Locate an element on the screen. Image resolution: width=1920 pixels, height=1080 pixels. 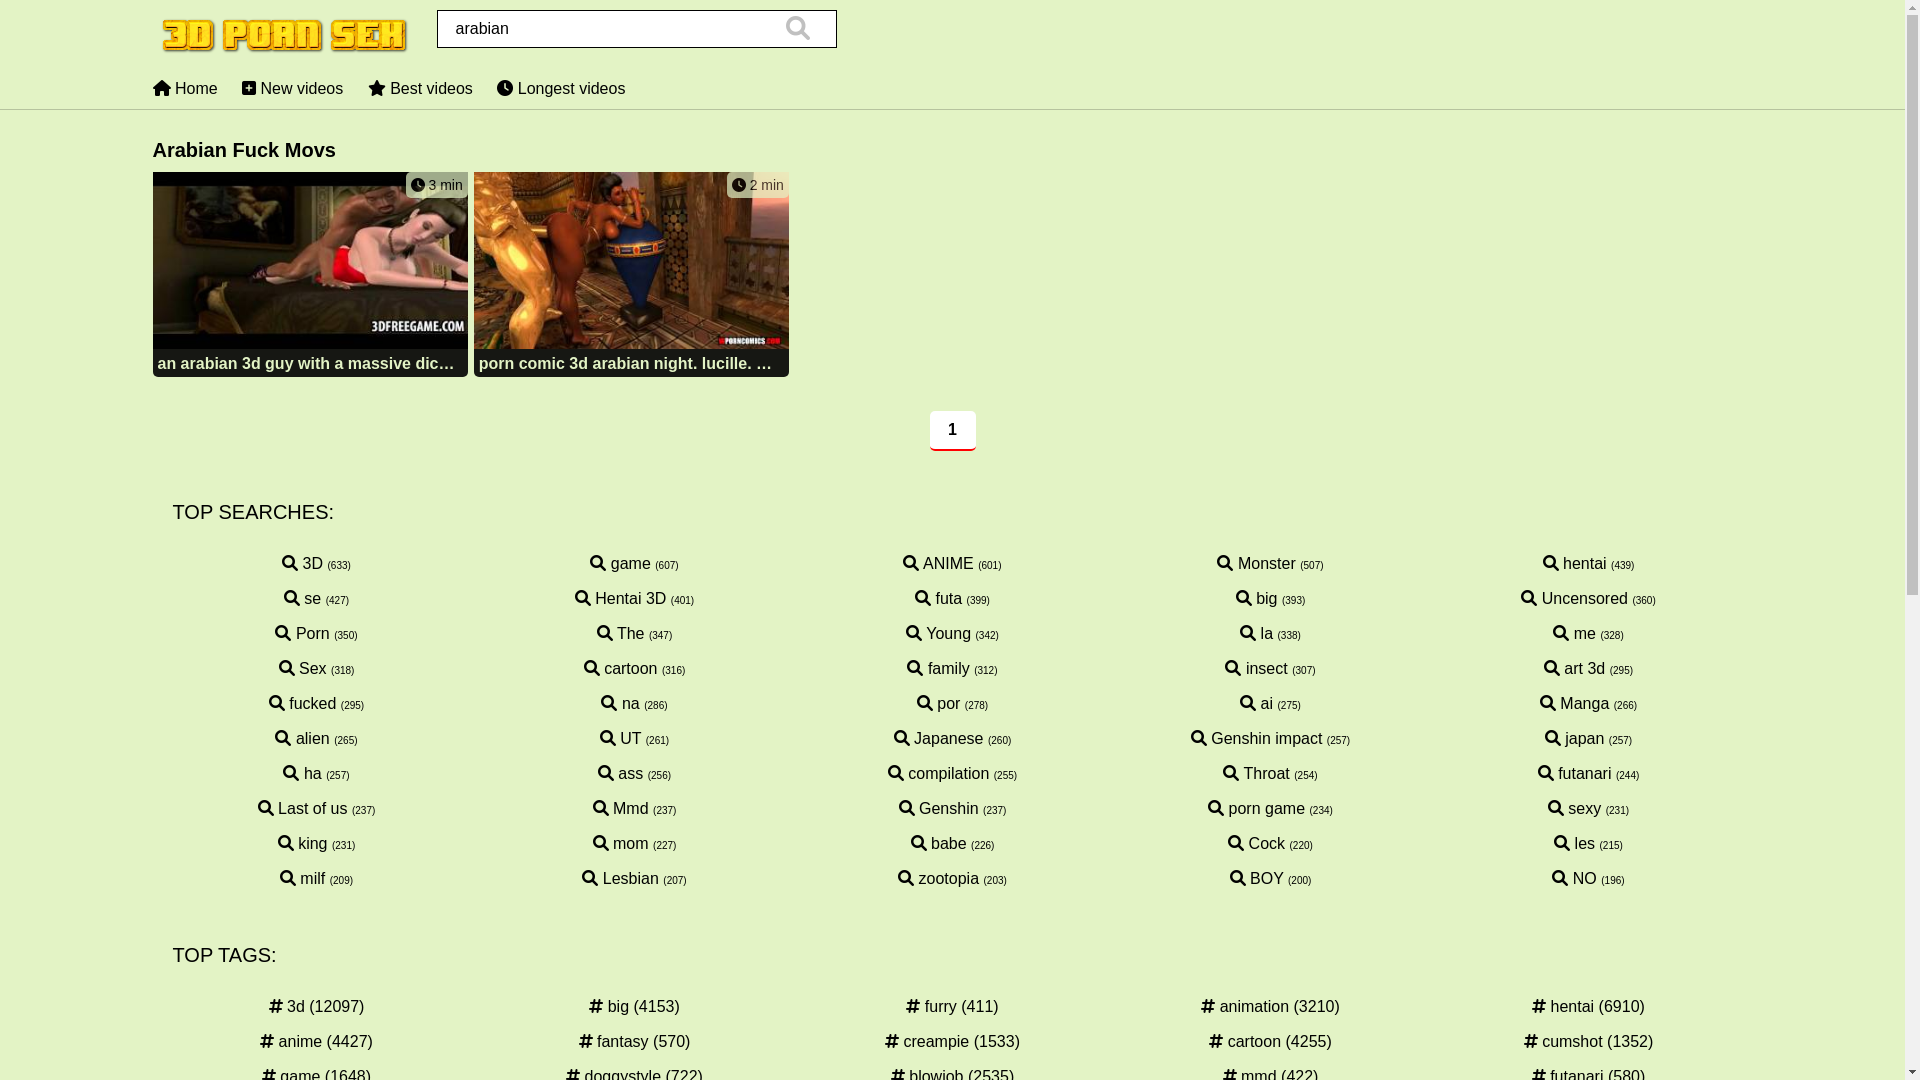
'art 3d' is located at coordinates (1573, 668).